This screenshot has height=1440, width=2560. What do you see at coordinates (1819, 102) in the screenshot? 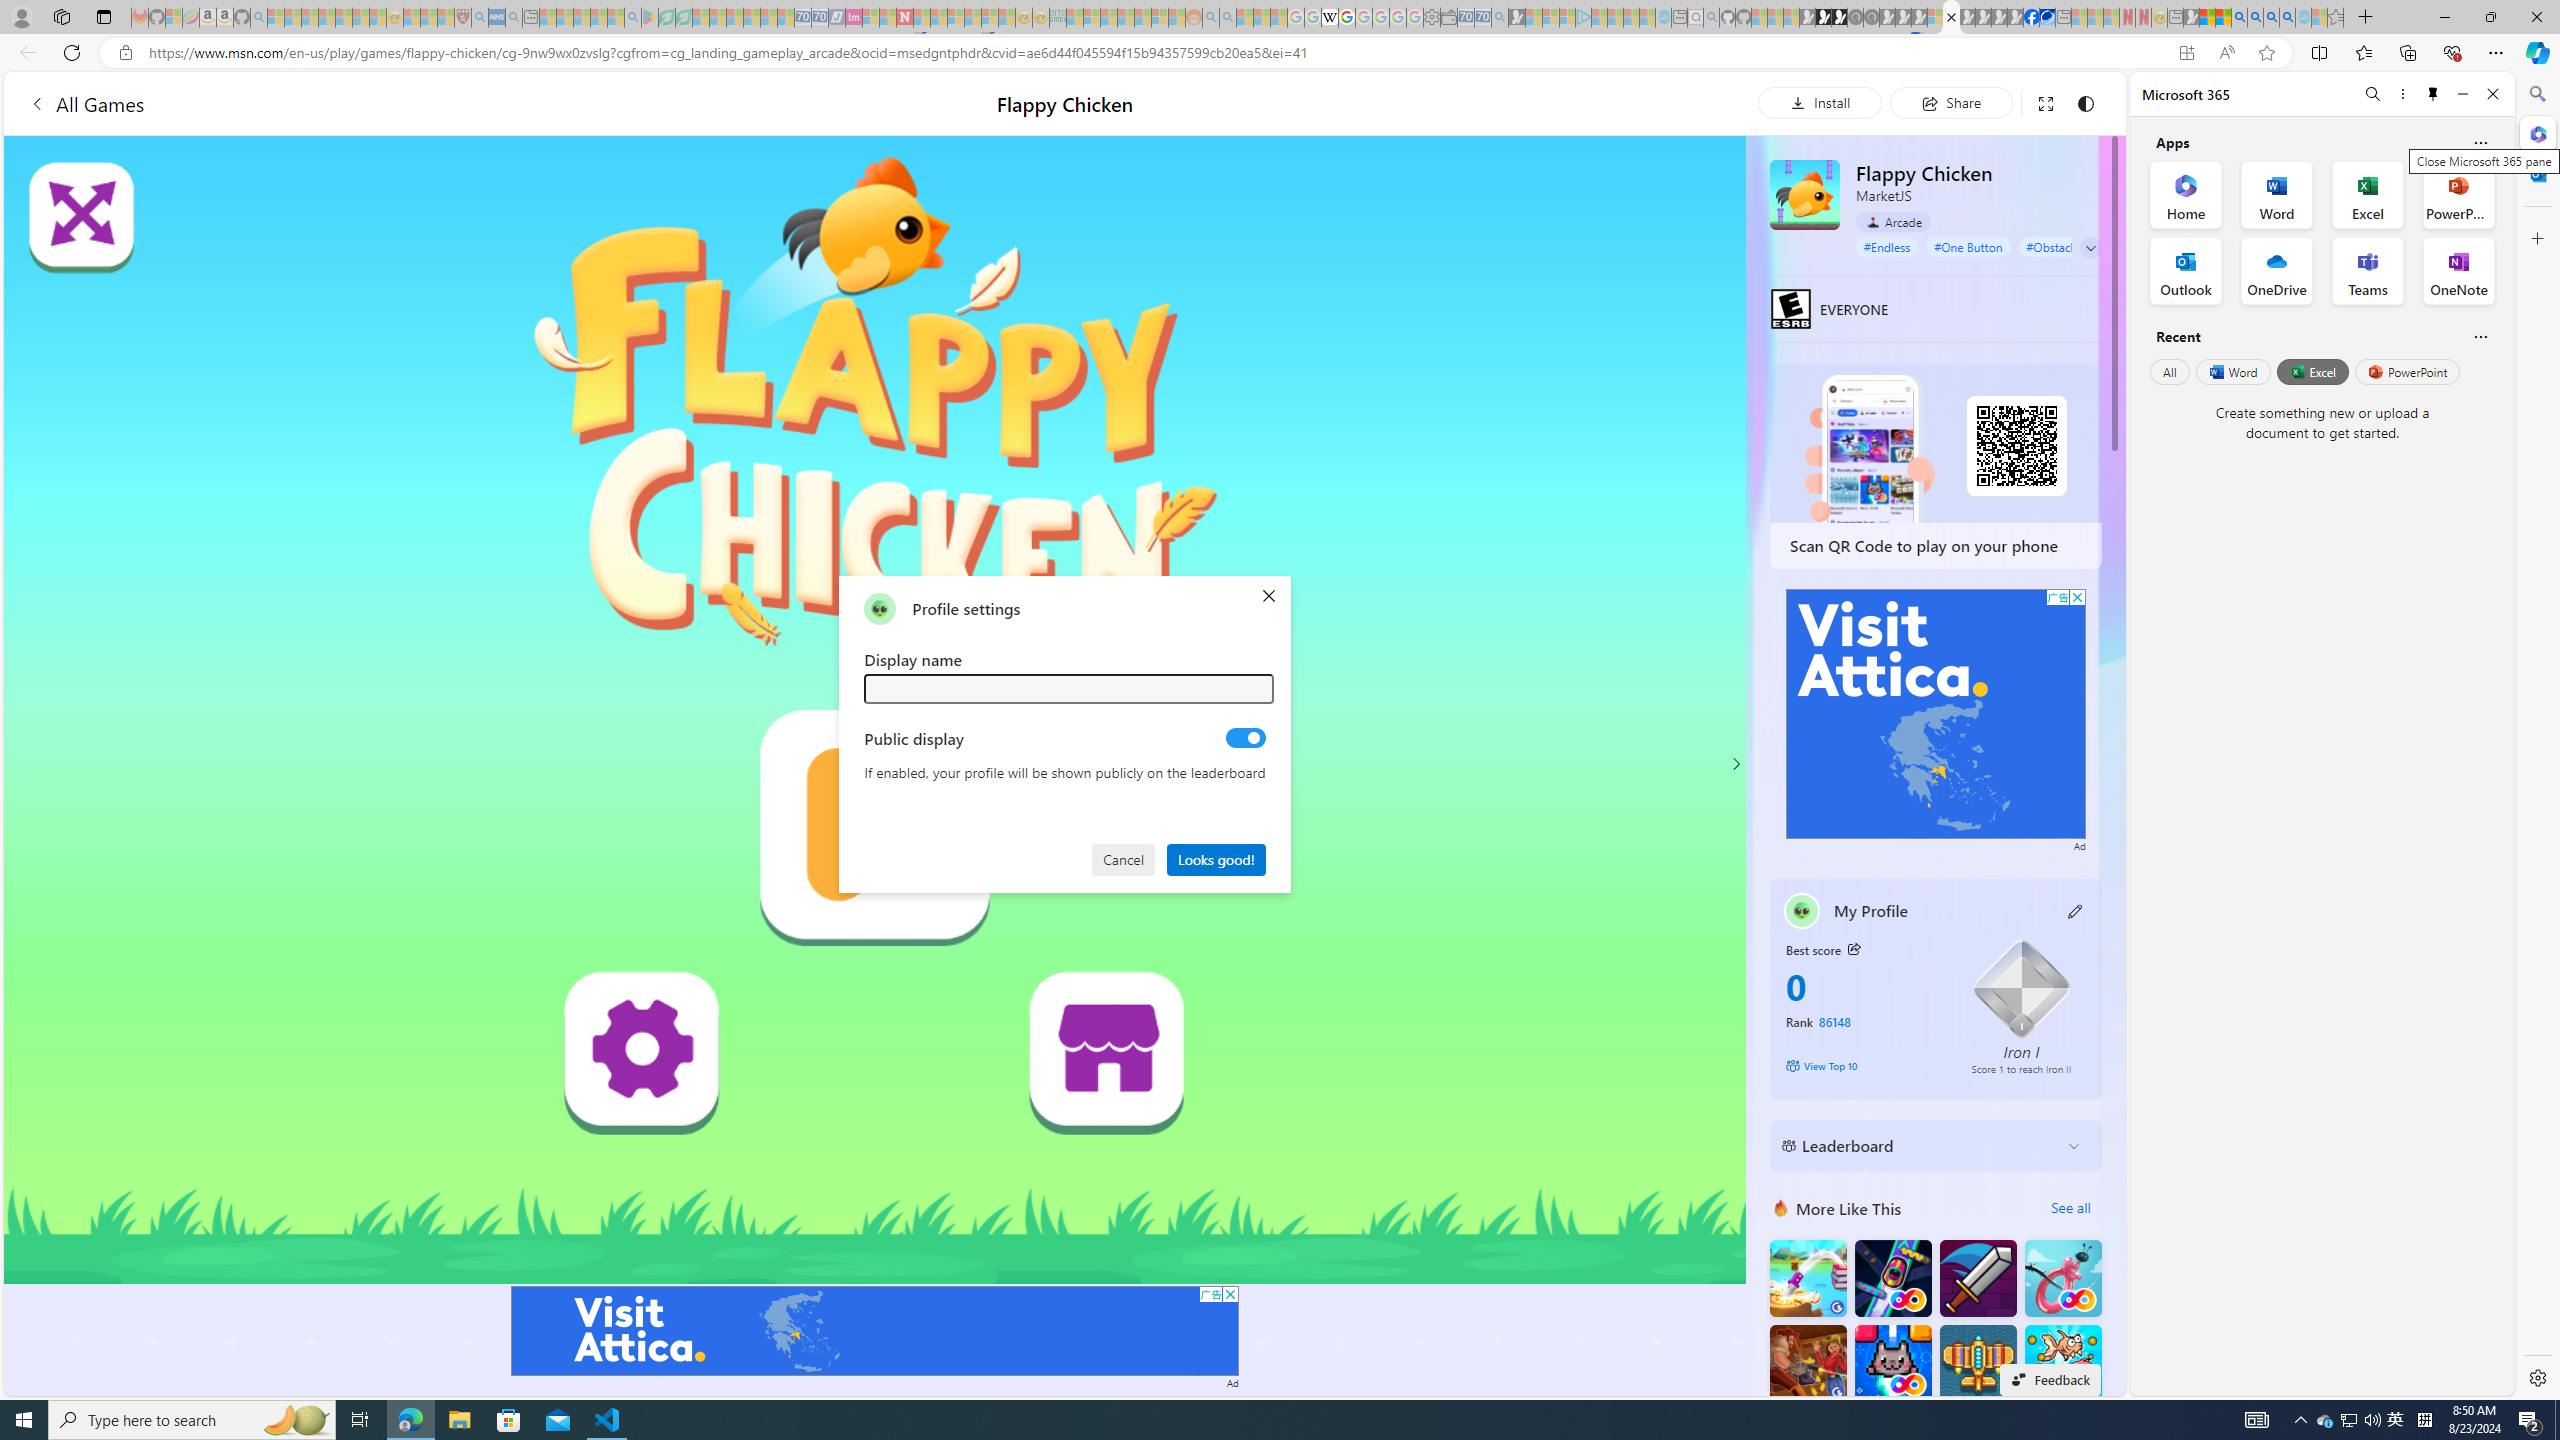
I see `'Install'` at bounding box center [1819, 102].